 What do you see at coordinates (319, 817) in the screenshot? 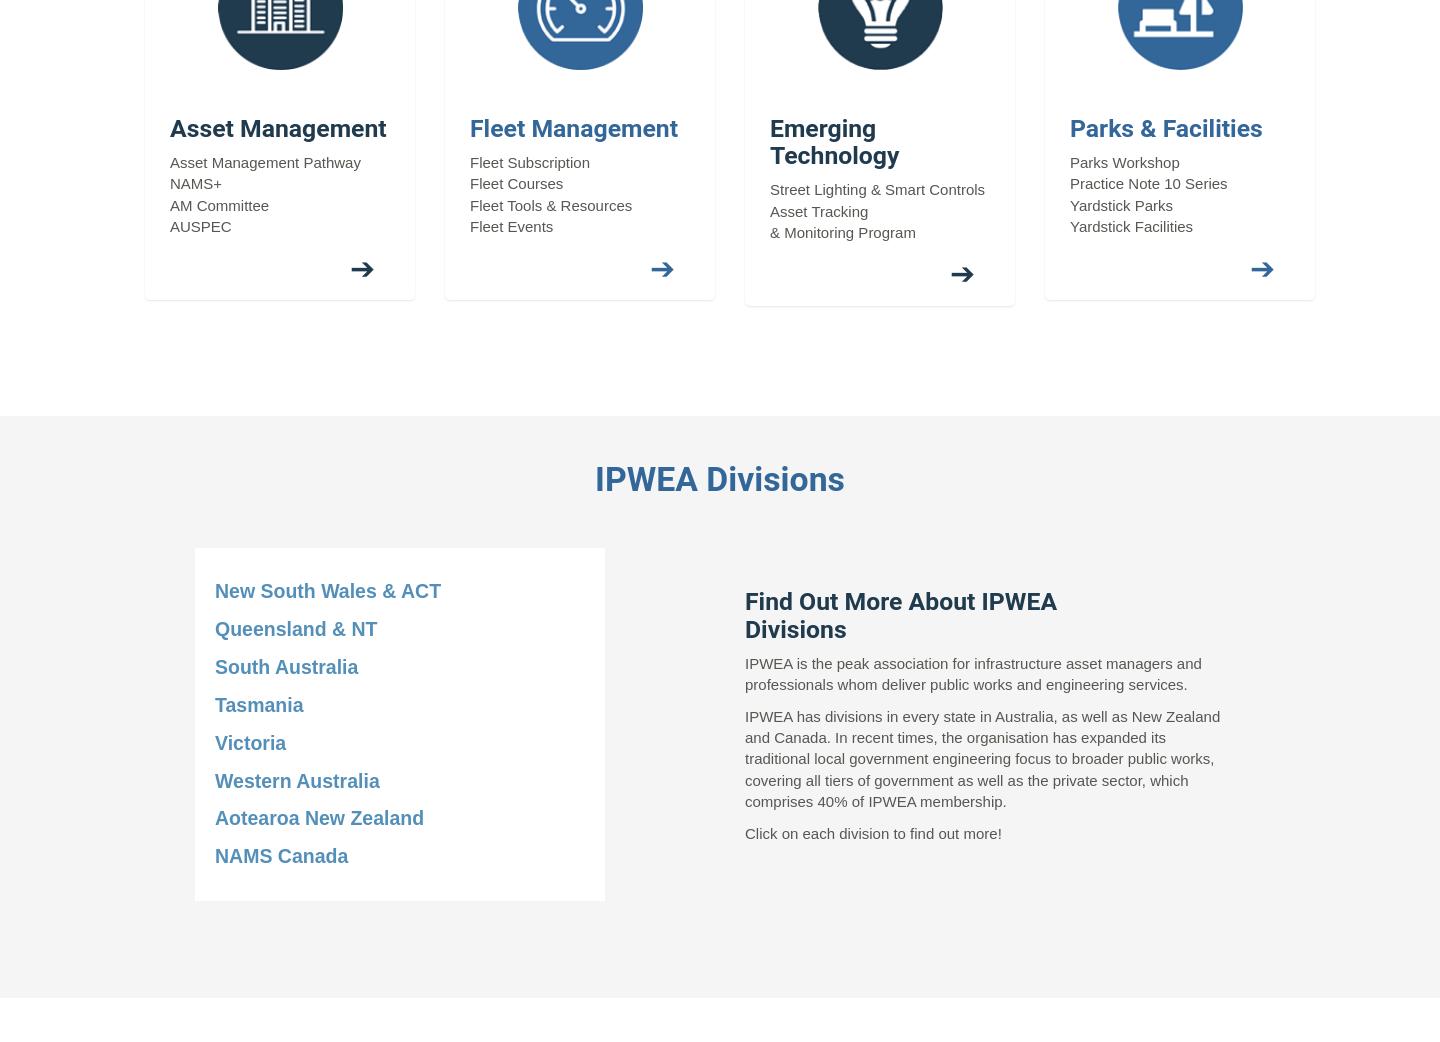
I see `'Aotearoa New Zealand'` at bounding box center [319, 817].